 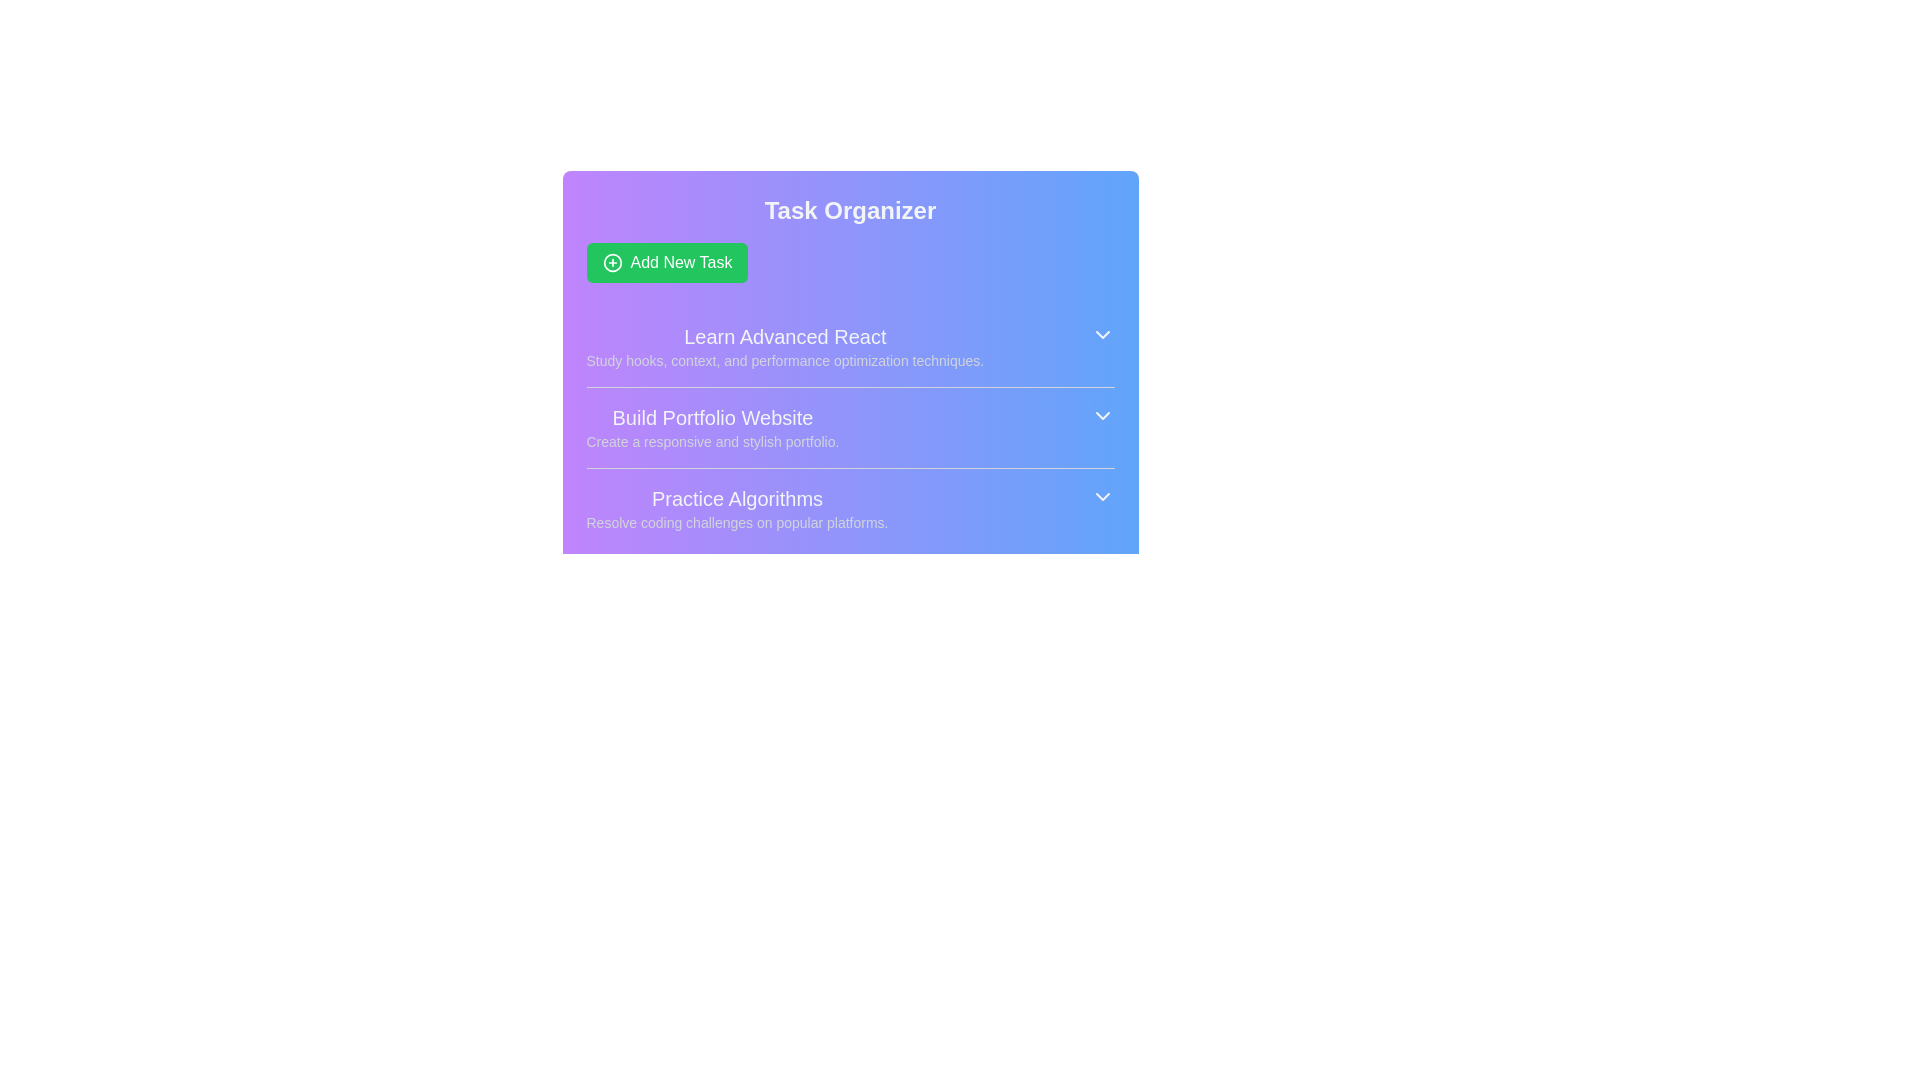 I want to click on a task within the Task viewing and management card, so click(x=850, y=371).